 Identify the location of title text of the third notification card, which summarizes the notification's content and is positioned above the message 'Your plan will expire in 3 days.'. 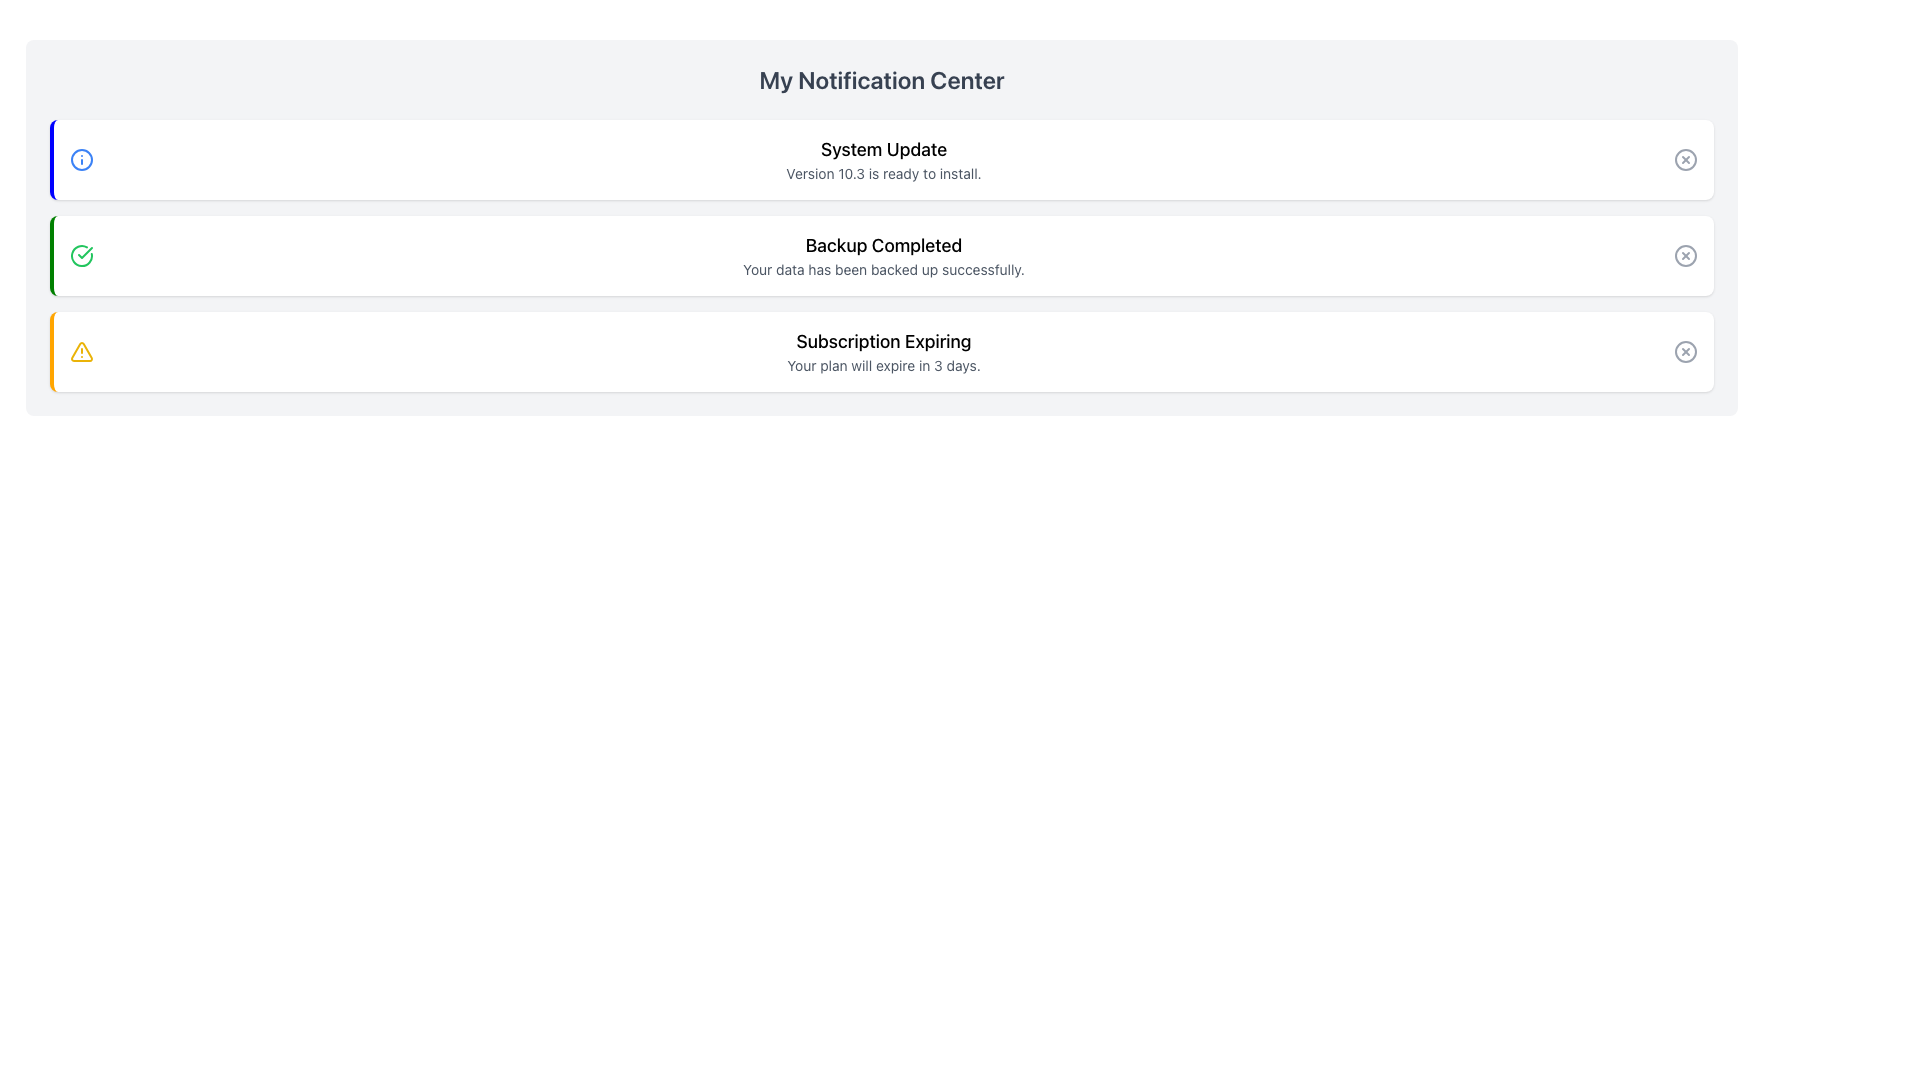
(882, 341).